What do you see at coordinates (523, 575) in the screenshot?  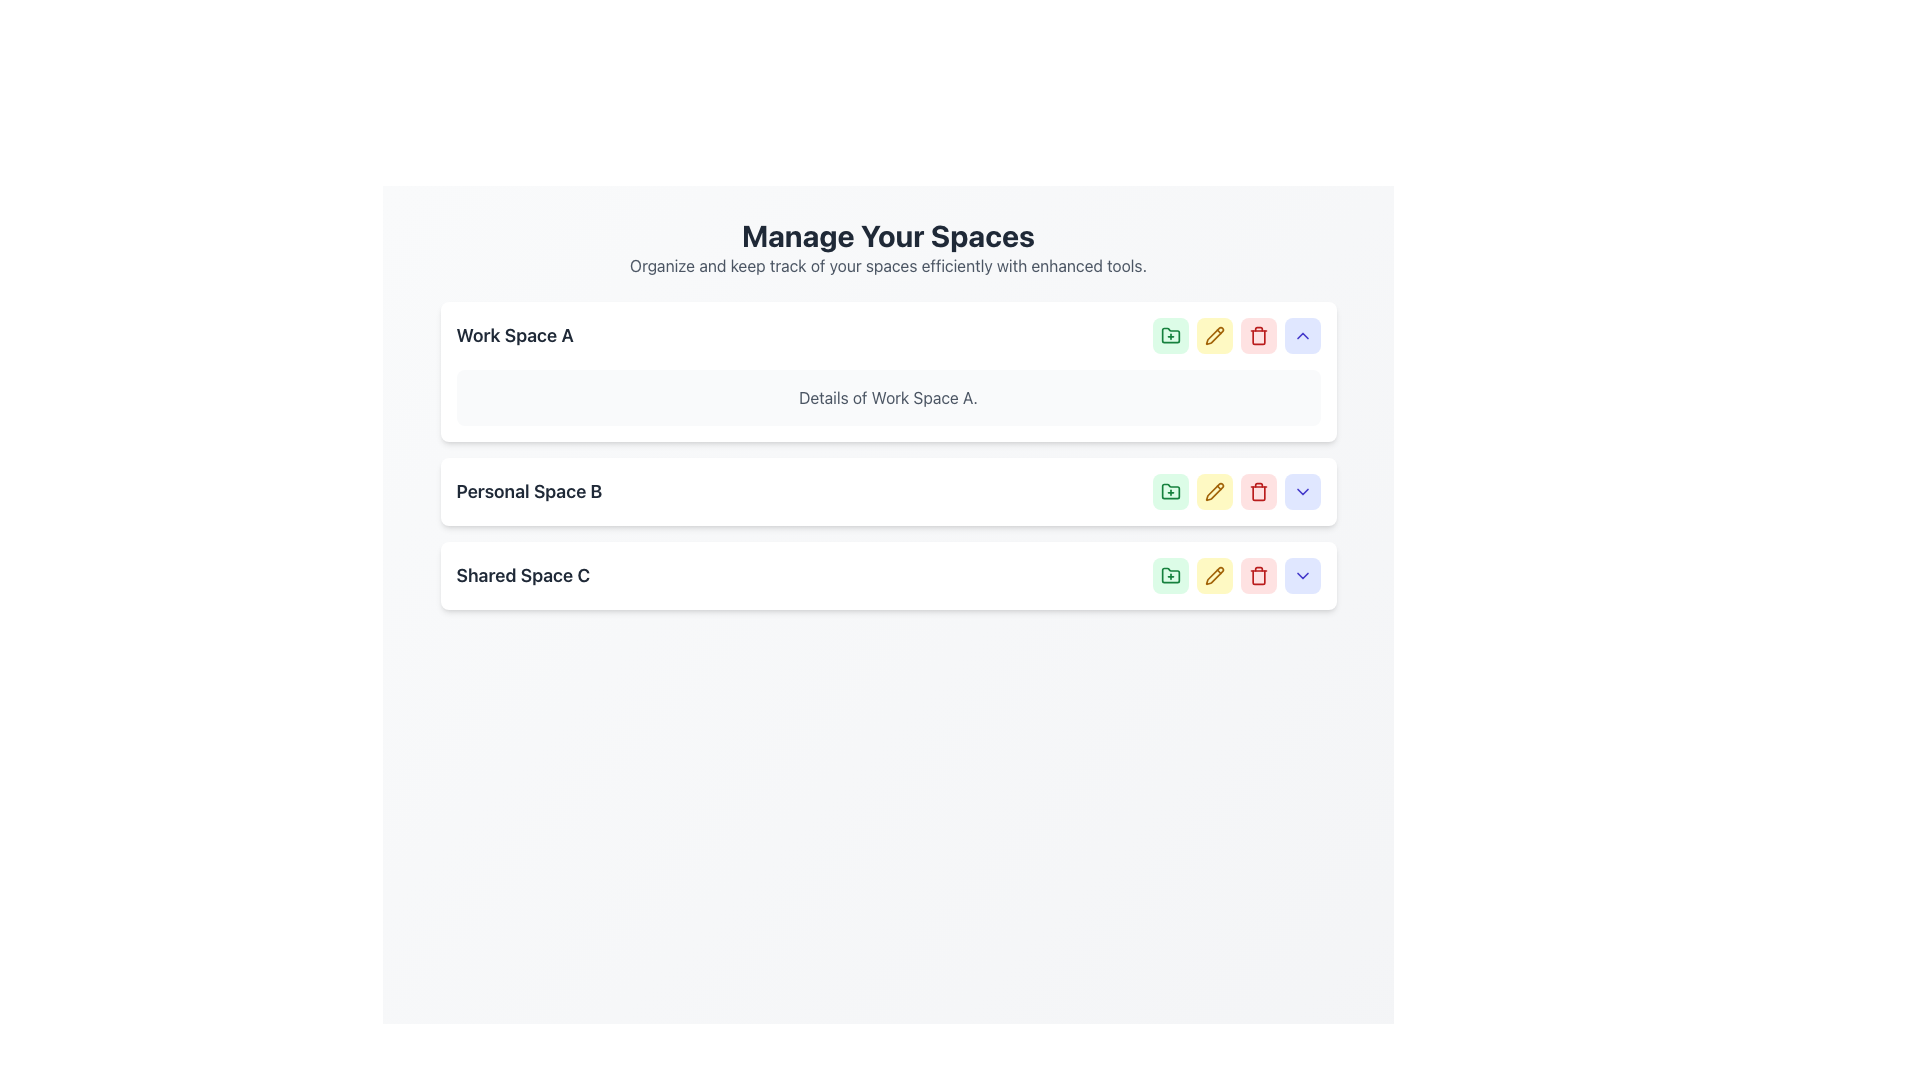 I see `text from the text label that reads 'Shared Space C', which is styled with a bold font in dark gray color` at bounding box center [523, 575].